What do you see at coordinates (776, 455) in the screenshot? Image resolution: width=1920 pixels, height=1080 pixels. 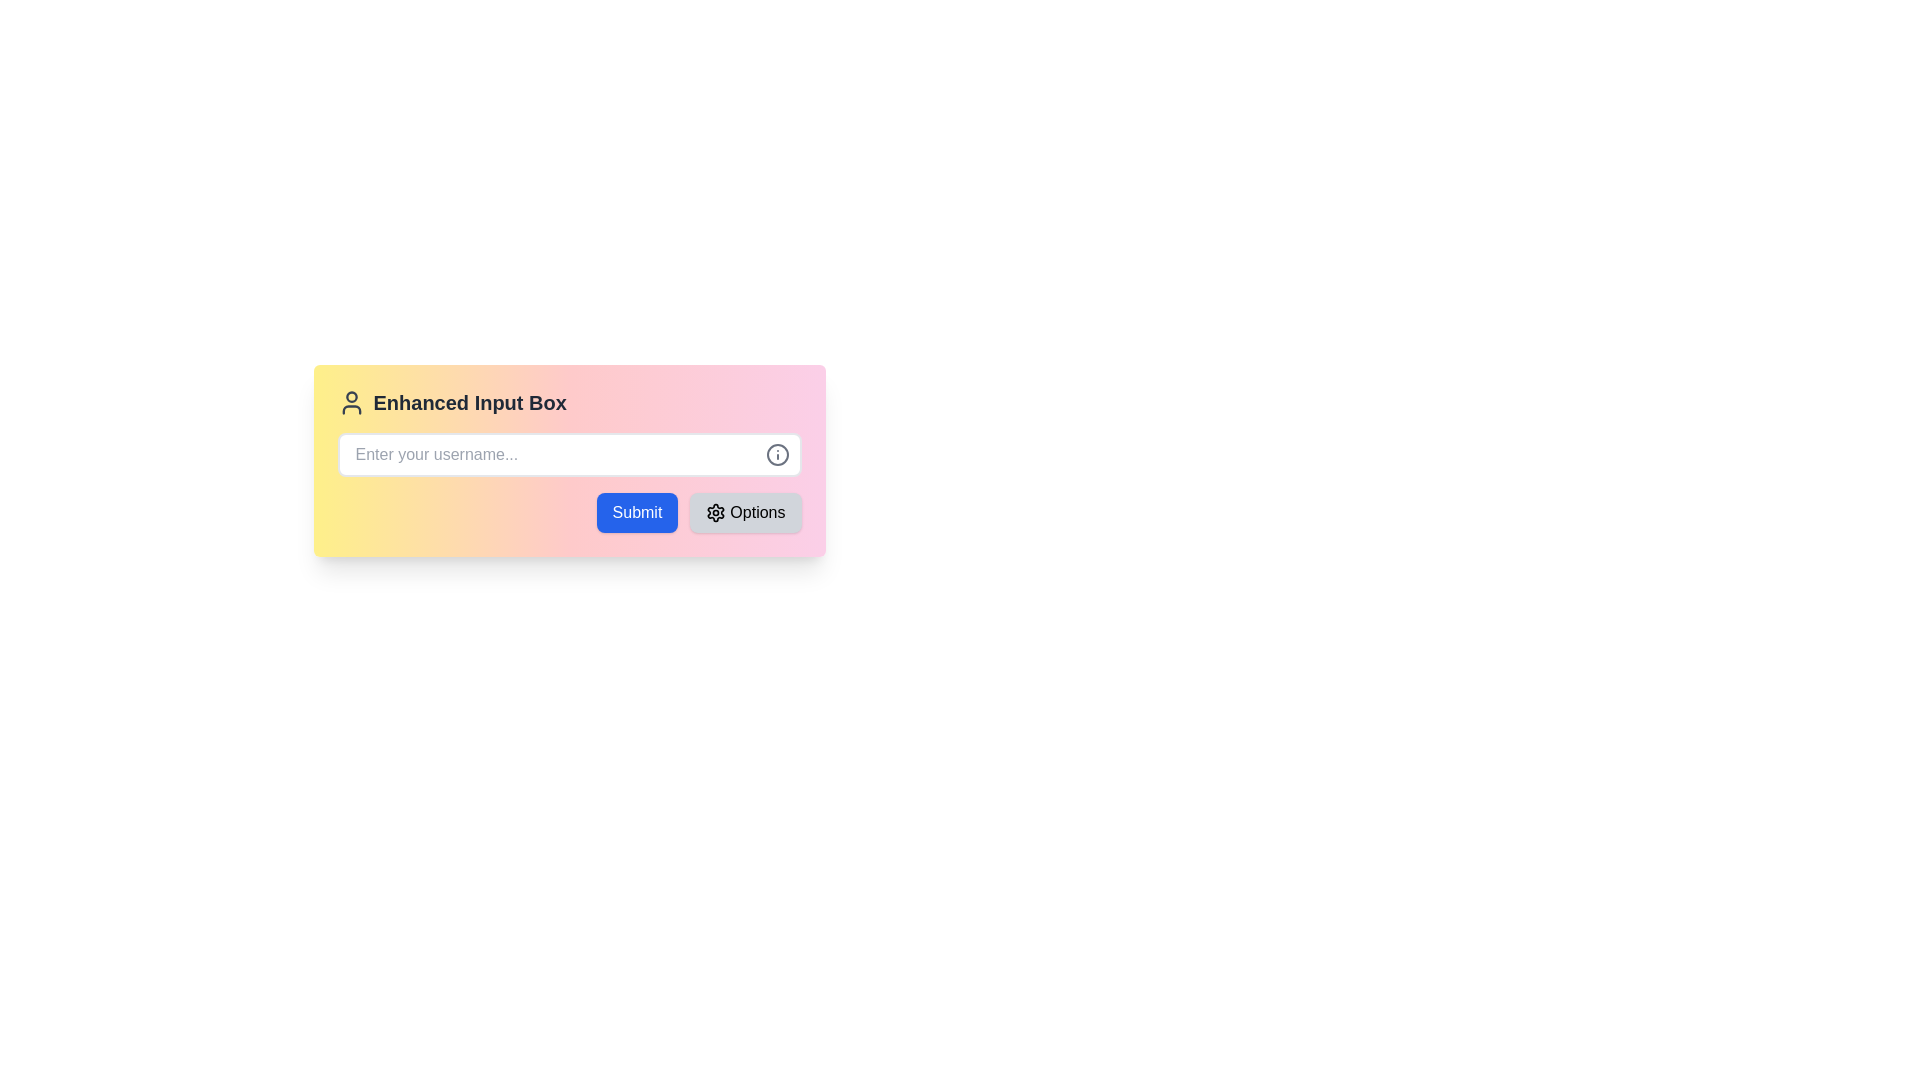 I see `the informational tooltip icon located at the far right inside the enhanced input box area, aligned vertically to the center of the input text field` at bounding box center [776, 455].